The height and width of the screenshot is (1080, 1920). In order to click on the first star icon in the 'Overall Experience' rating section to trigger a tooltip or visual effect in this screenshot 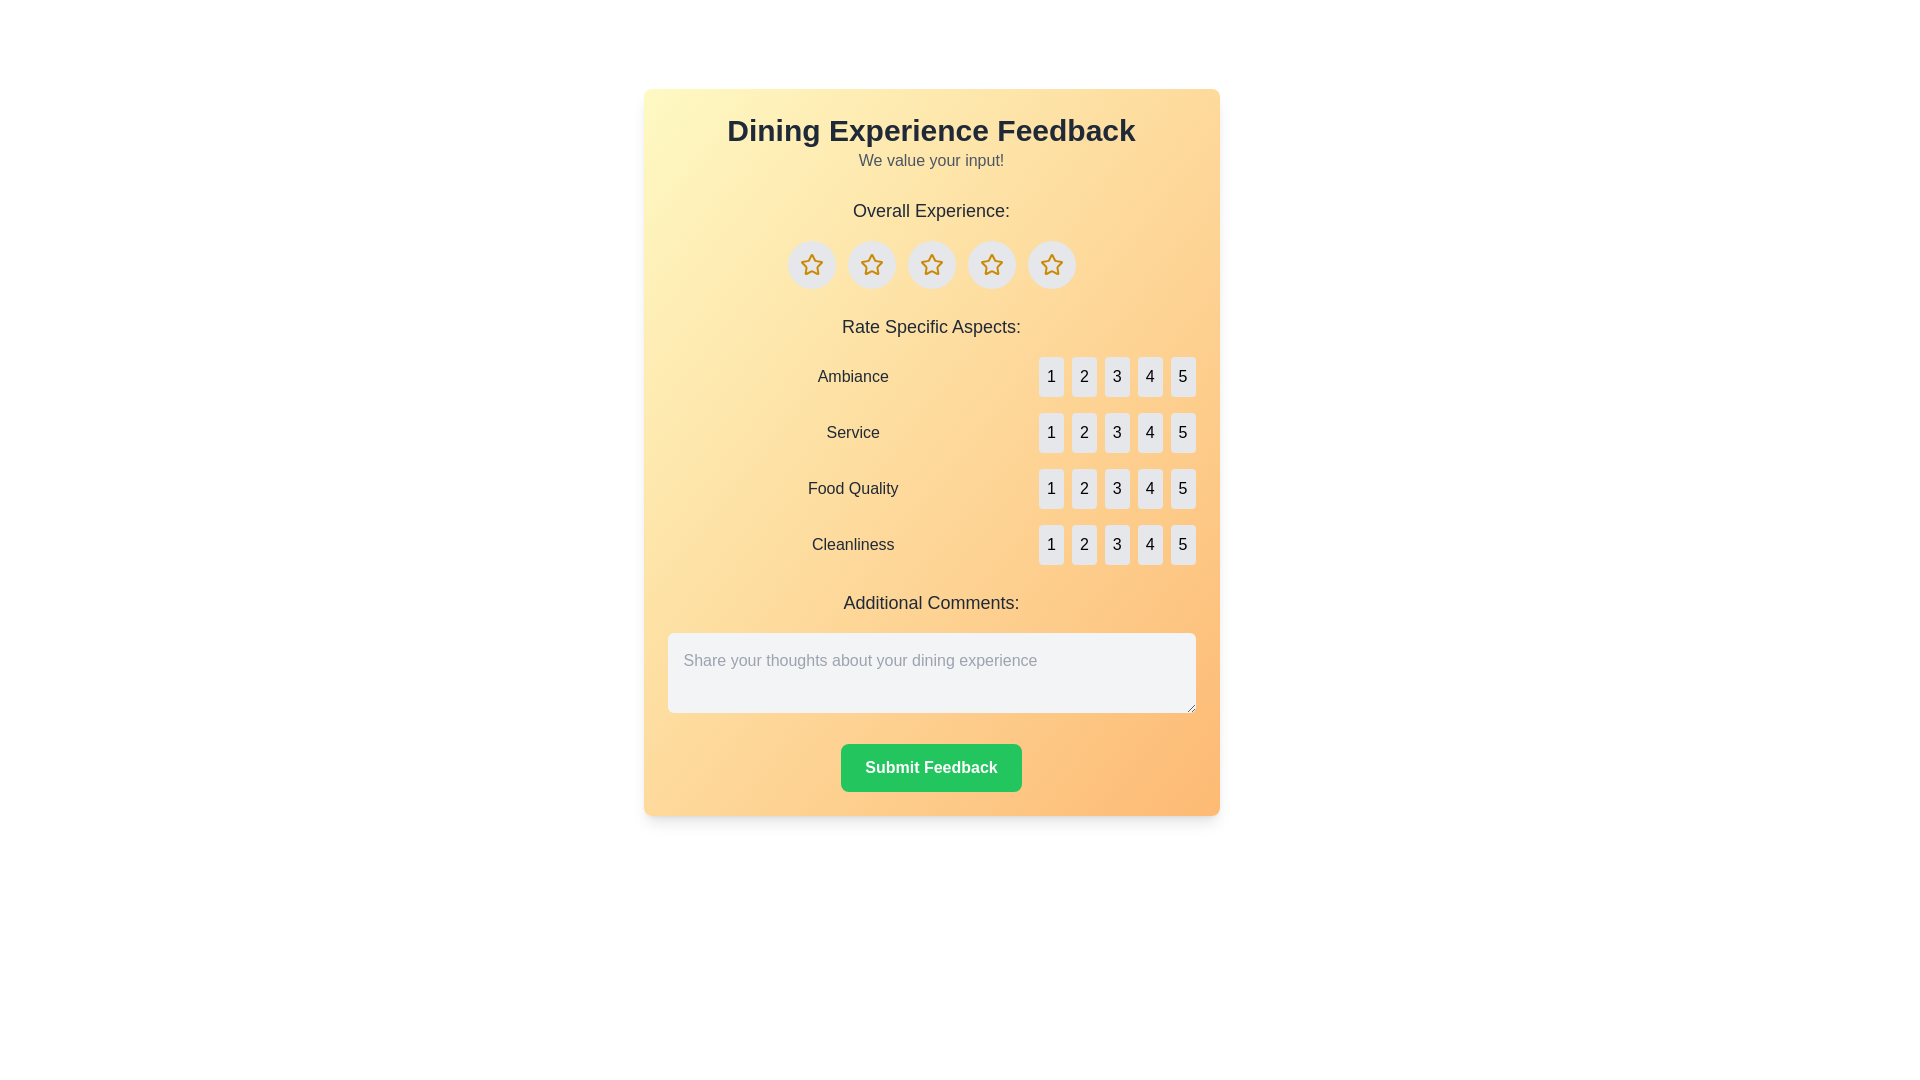, I will do `click(811, 263)`.